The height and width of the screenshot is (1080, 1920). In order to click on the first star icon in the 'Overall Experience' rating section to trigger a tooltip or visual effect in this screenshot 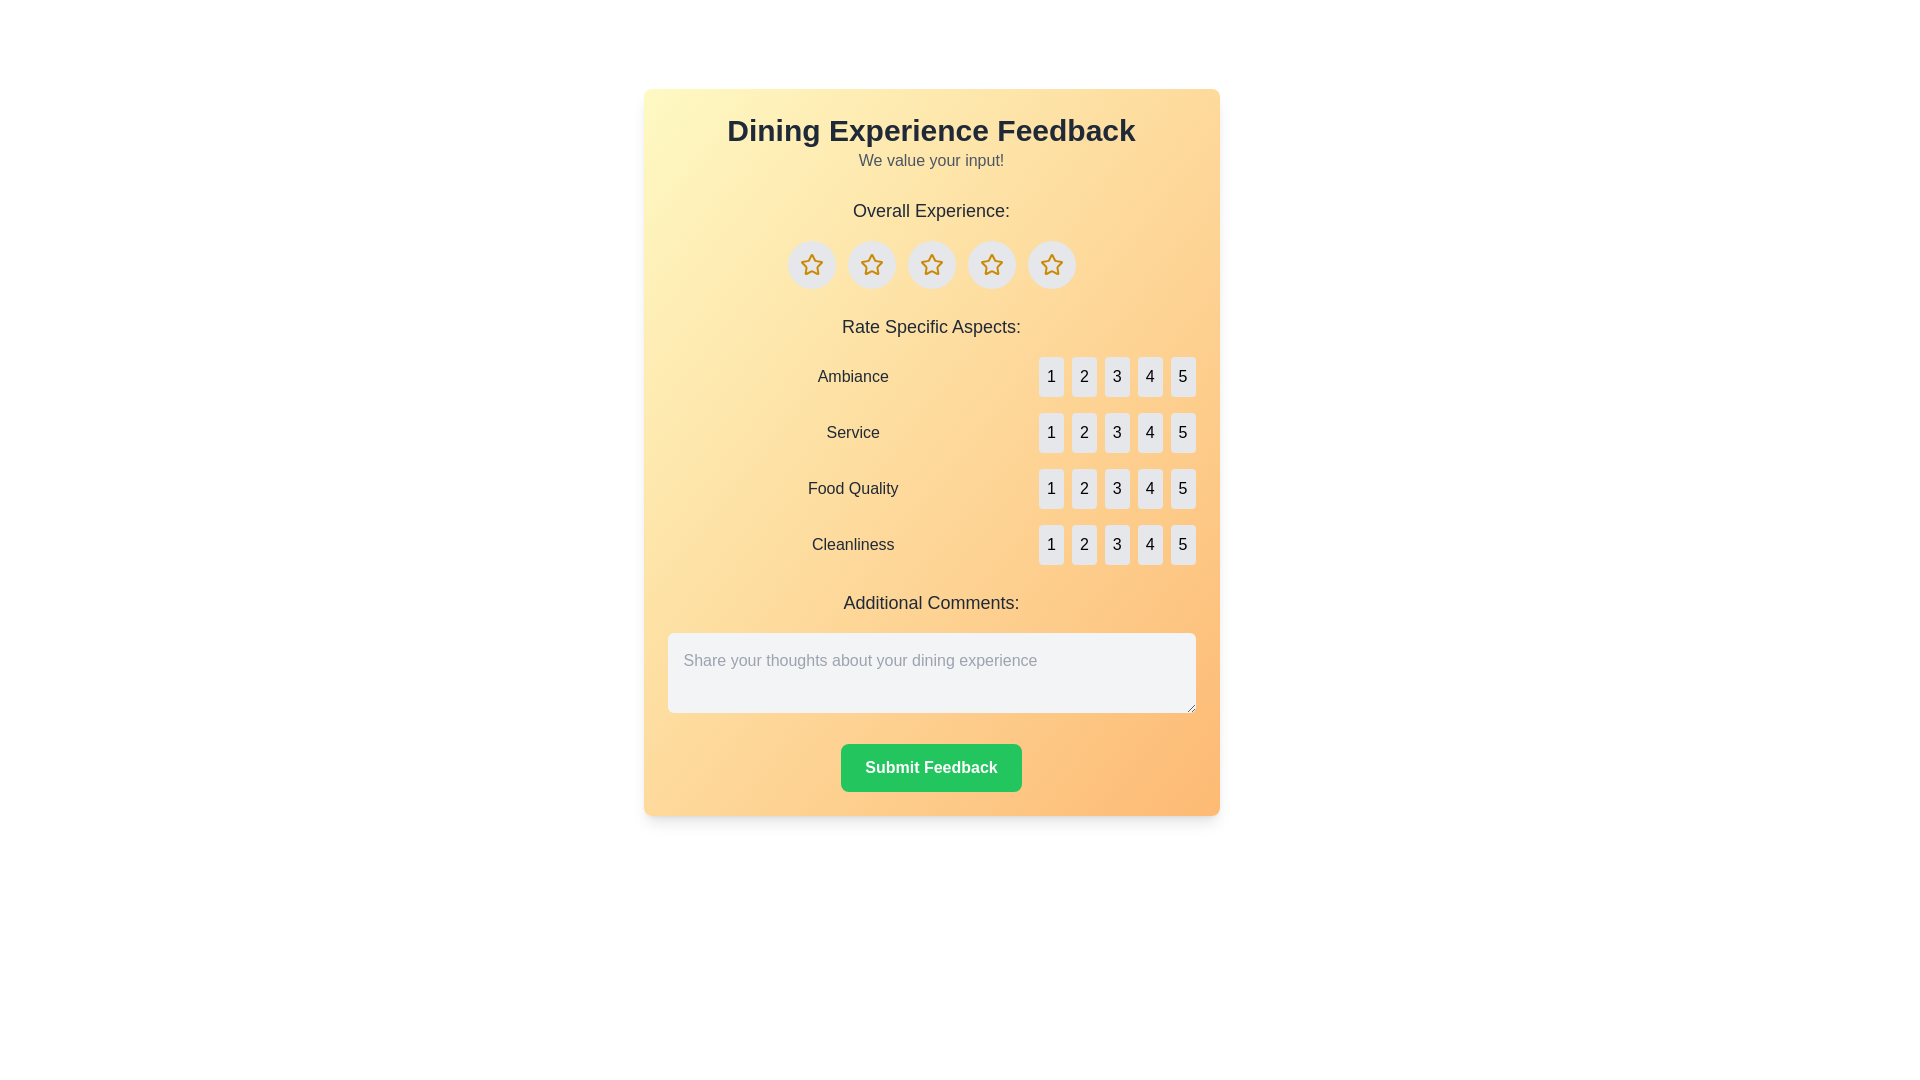, I will do `click(811, 263)`.